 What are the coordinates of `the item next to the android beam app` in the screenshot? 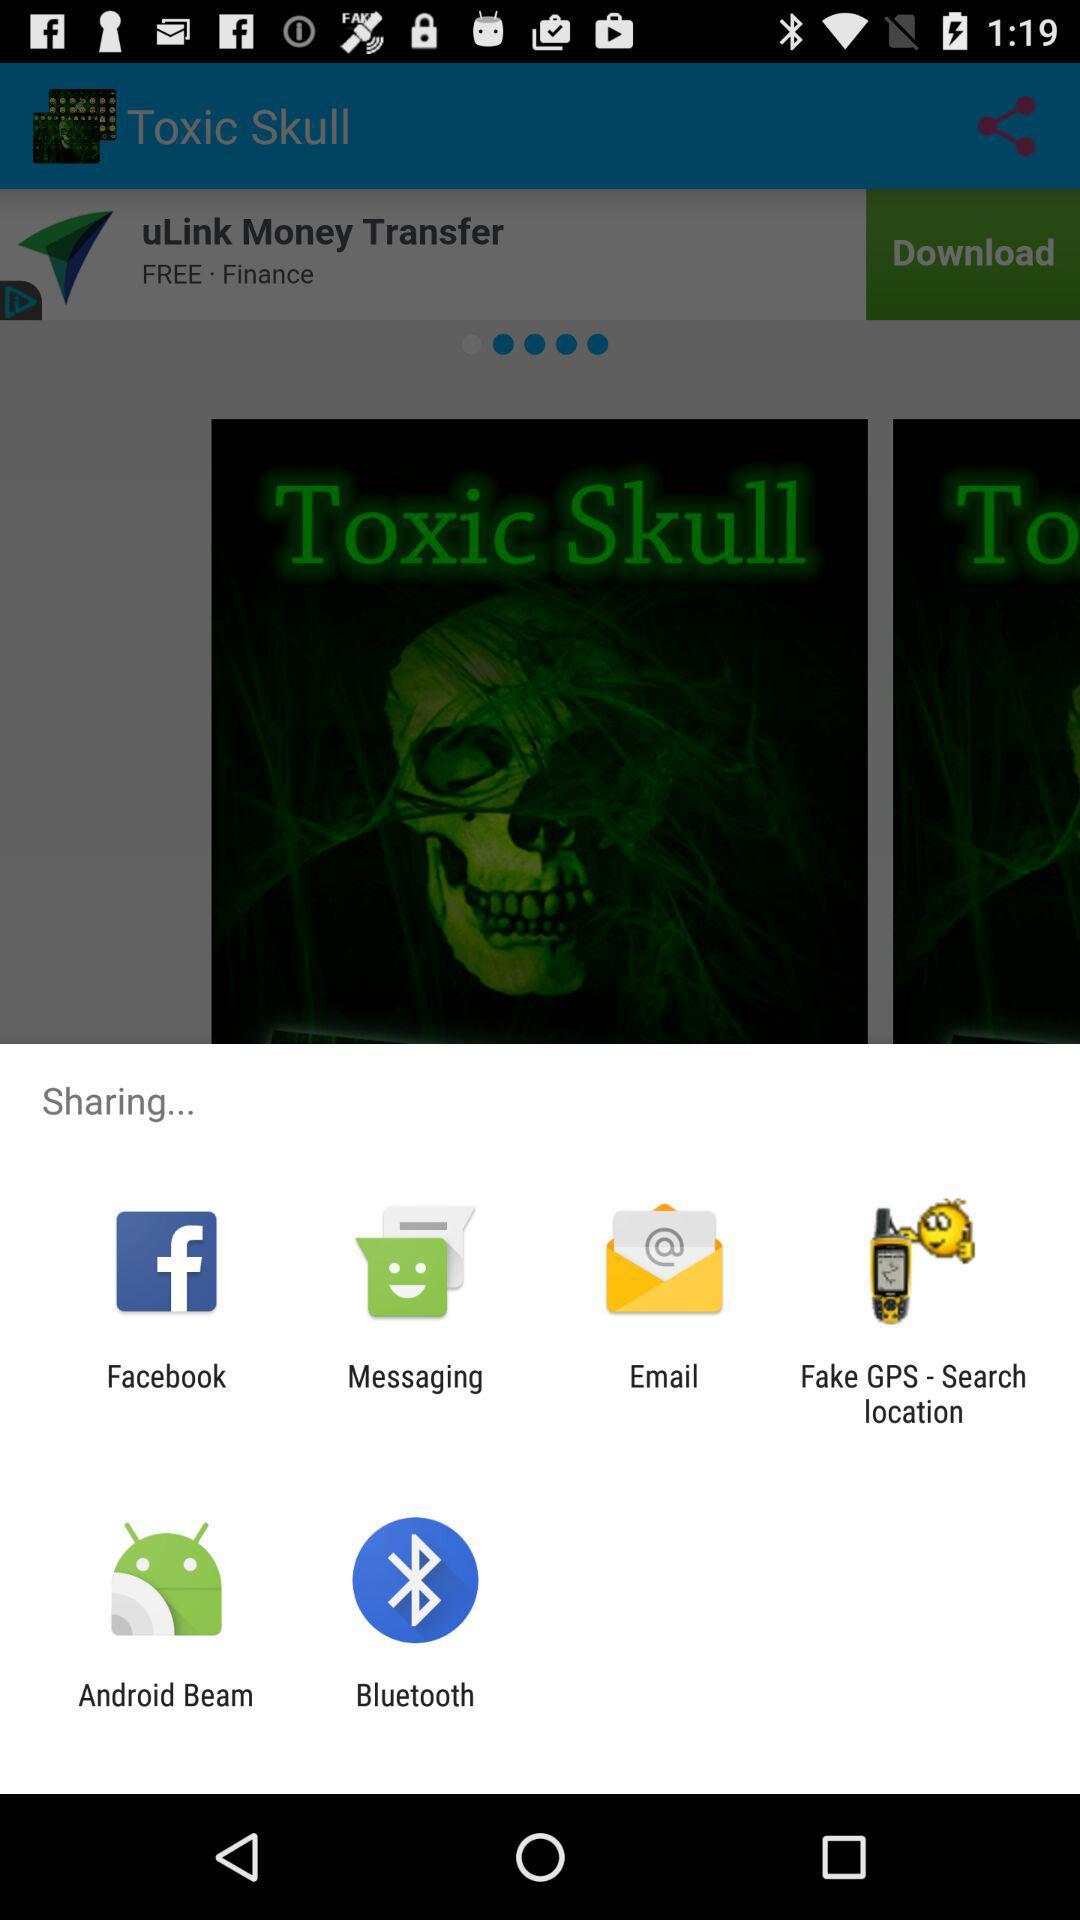 It's located at (414, 1711).